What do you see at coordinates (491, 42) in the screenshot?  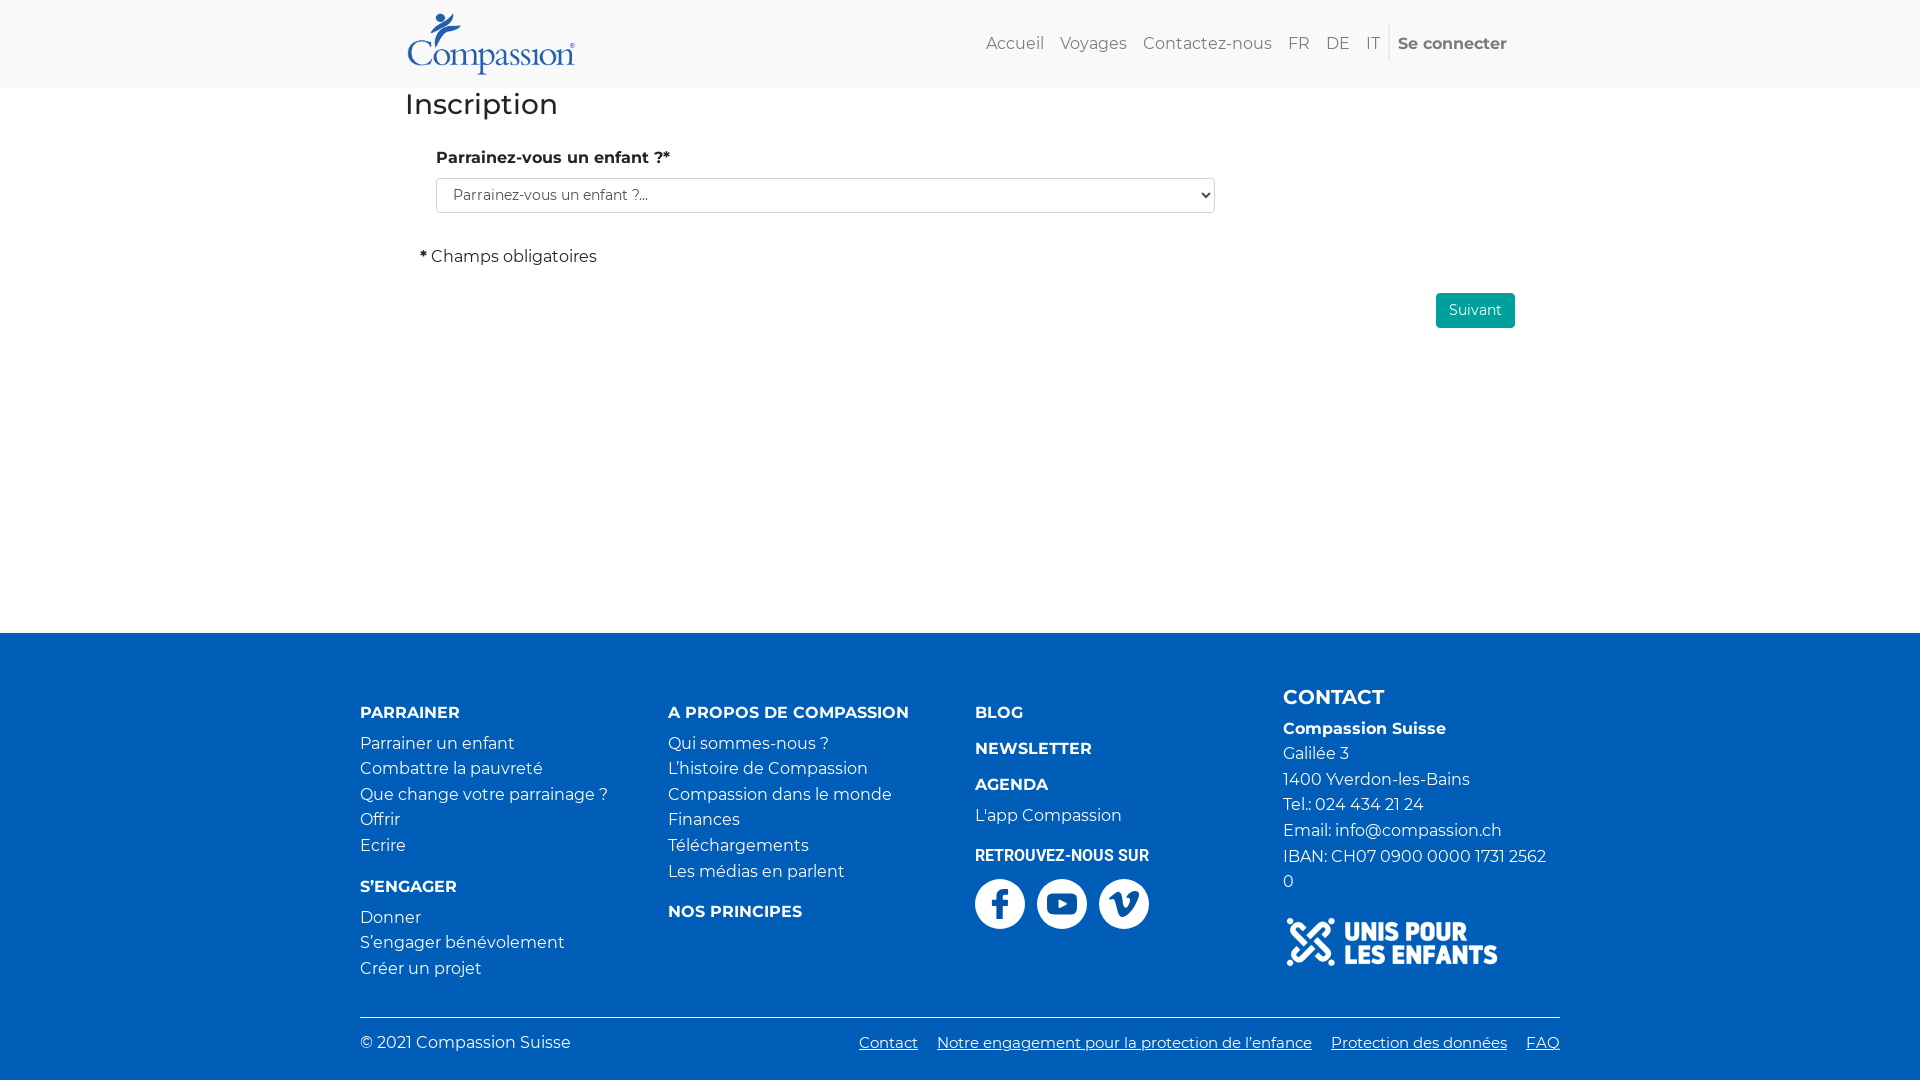 I see `'Compassion Suisse'` at bounding box center [491, 42].